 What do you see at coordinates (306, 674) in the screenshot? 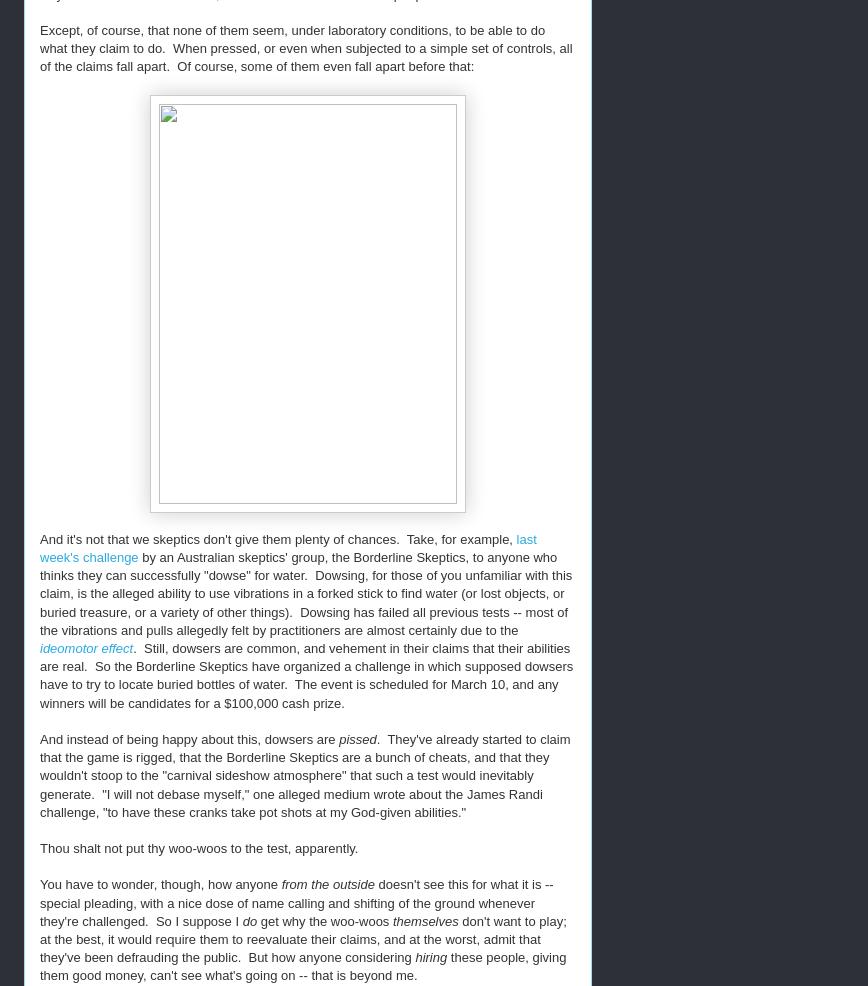
I see `'.  Still, dowsers are common, and vehement in their claims that their abilities are real.  So the Borderline Skeptics have organized a challenge in which supposed dowsers have to try to locate buried bottles of water.  The event is scheduled for March 10, and any winners will be candidates for a $100,000 cash prize.'` at bounding box center [306, 674].